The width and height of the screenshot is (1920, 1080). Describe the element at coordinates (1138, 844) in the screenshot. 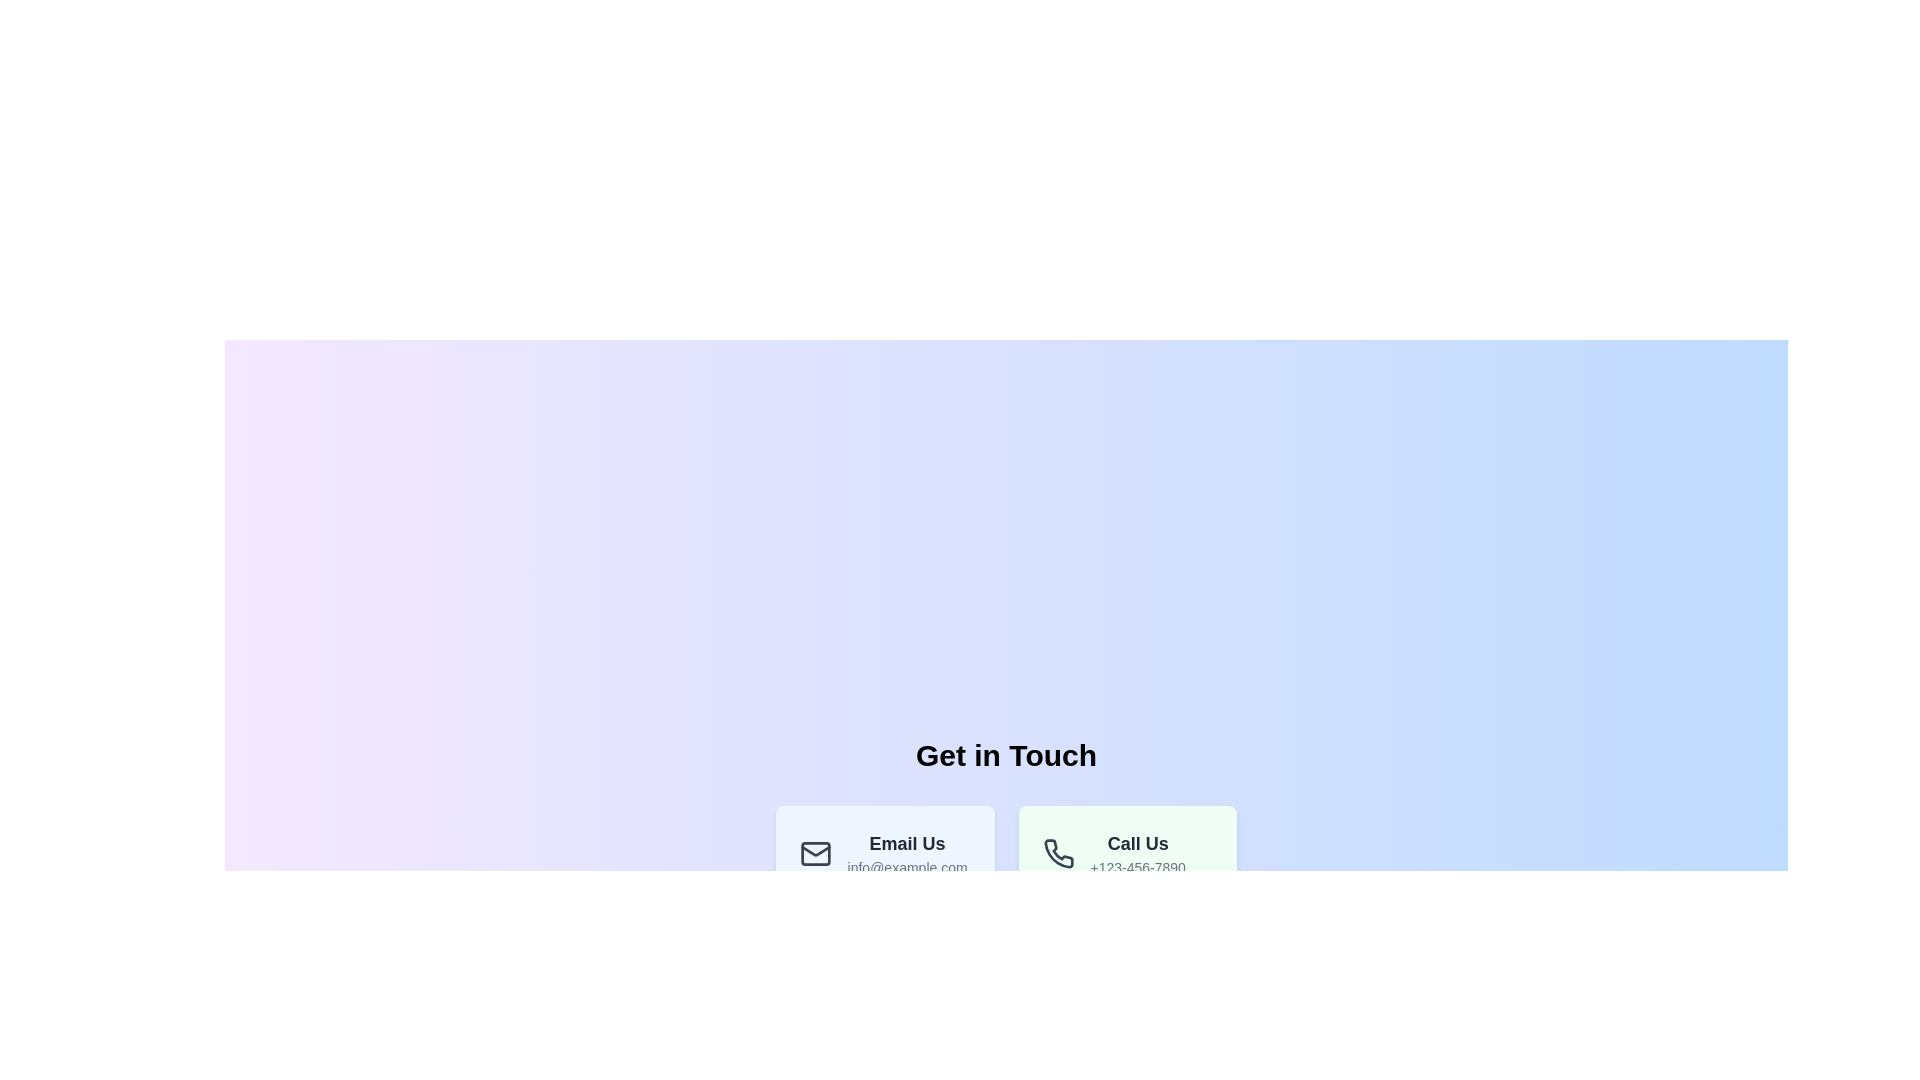

I see `the Static Text Label that serves as a visual indicator for the associated phone number located in the bottom right corner of the interface` at that location.